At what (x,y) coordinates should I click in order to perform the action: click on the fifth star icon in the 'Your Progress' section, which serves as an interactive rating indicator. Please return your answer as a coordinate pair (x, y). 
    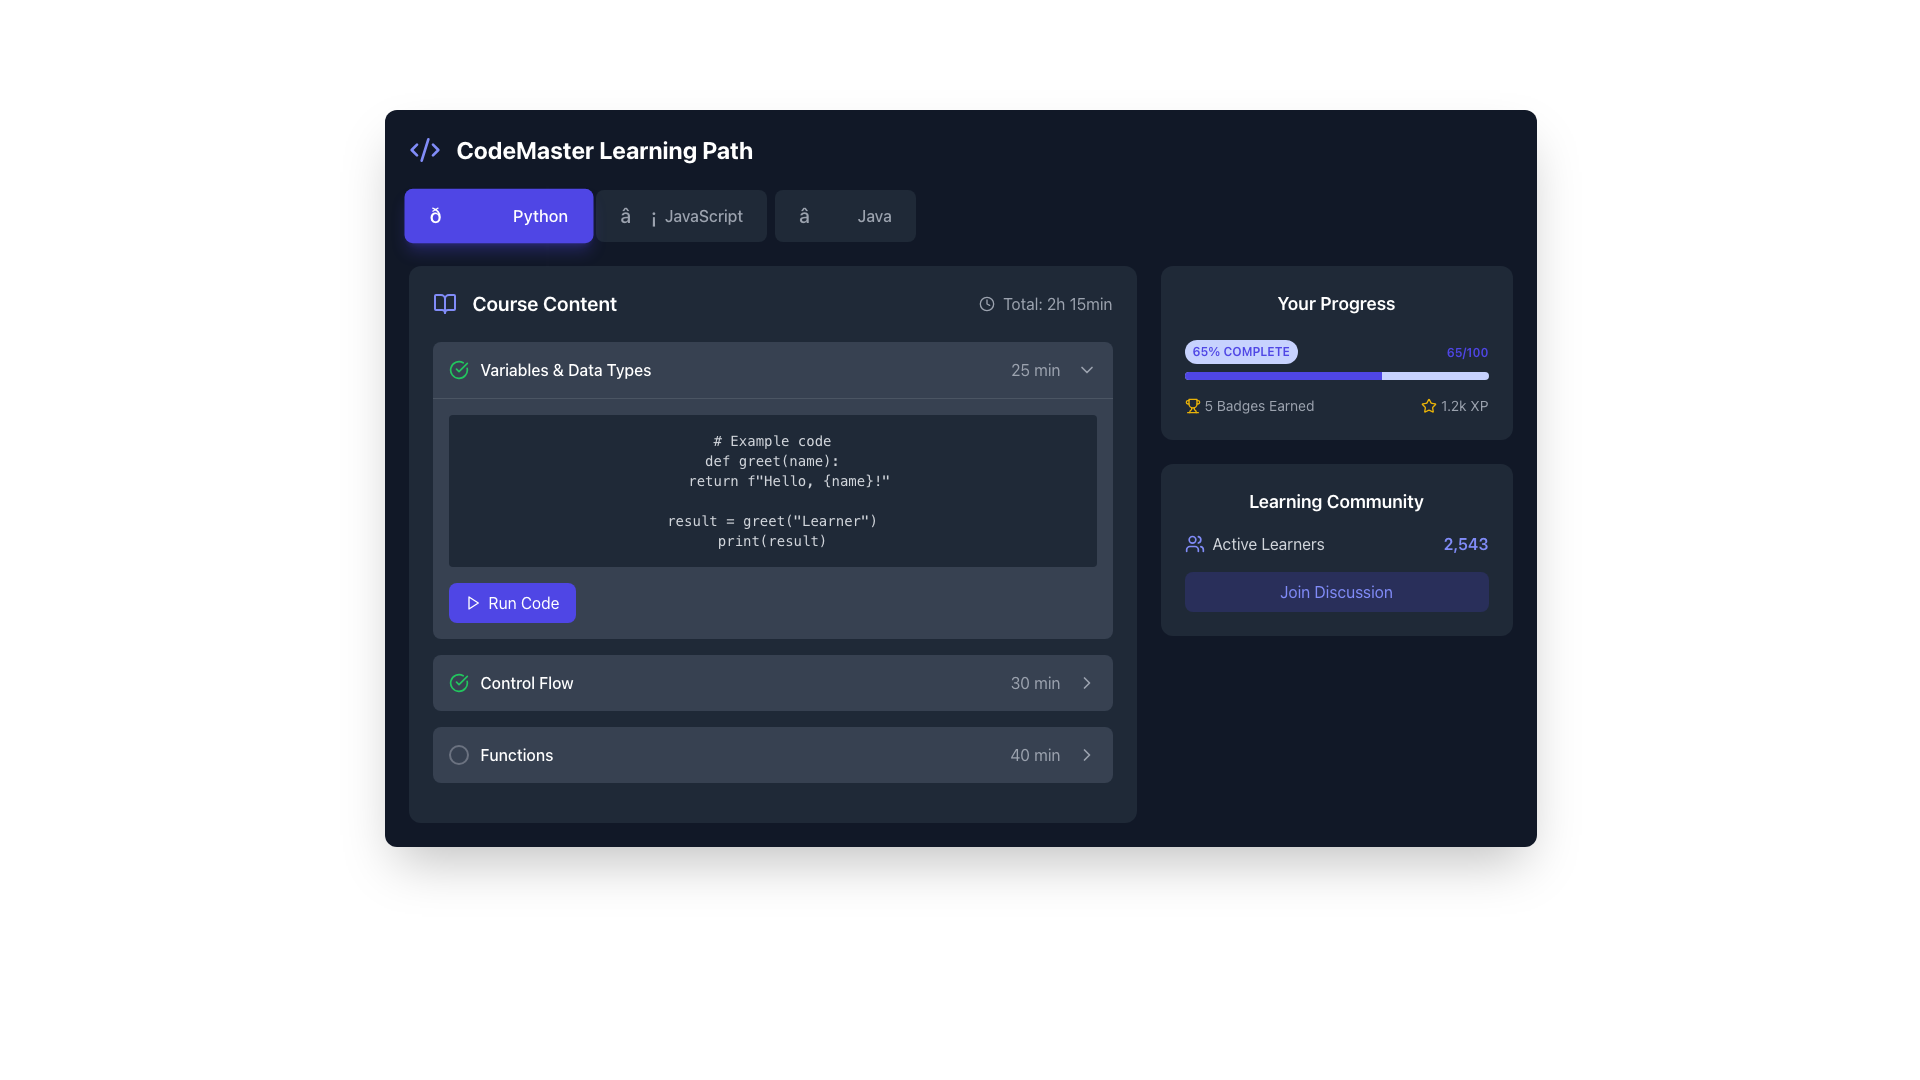
    Looking at the image, I should click on (1428, 405).